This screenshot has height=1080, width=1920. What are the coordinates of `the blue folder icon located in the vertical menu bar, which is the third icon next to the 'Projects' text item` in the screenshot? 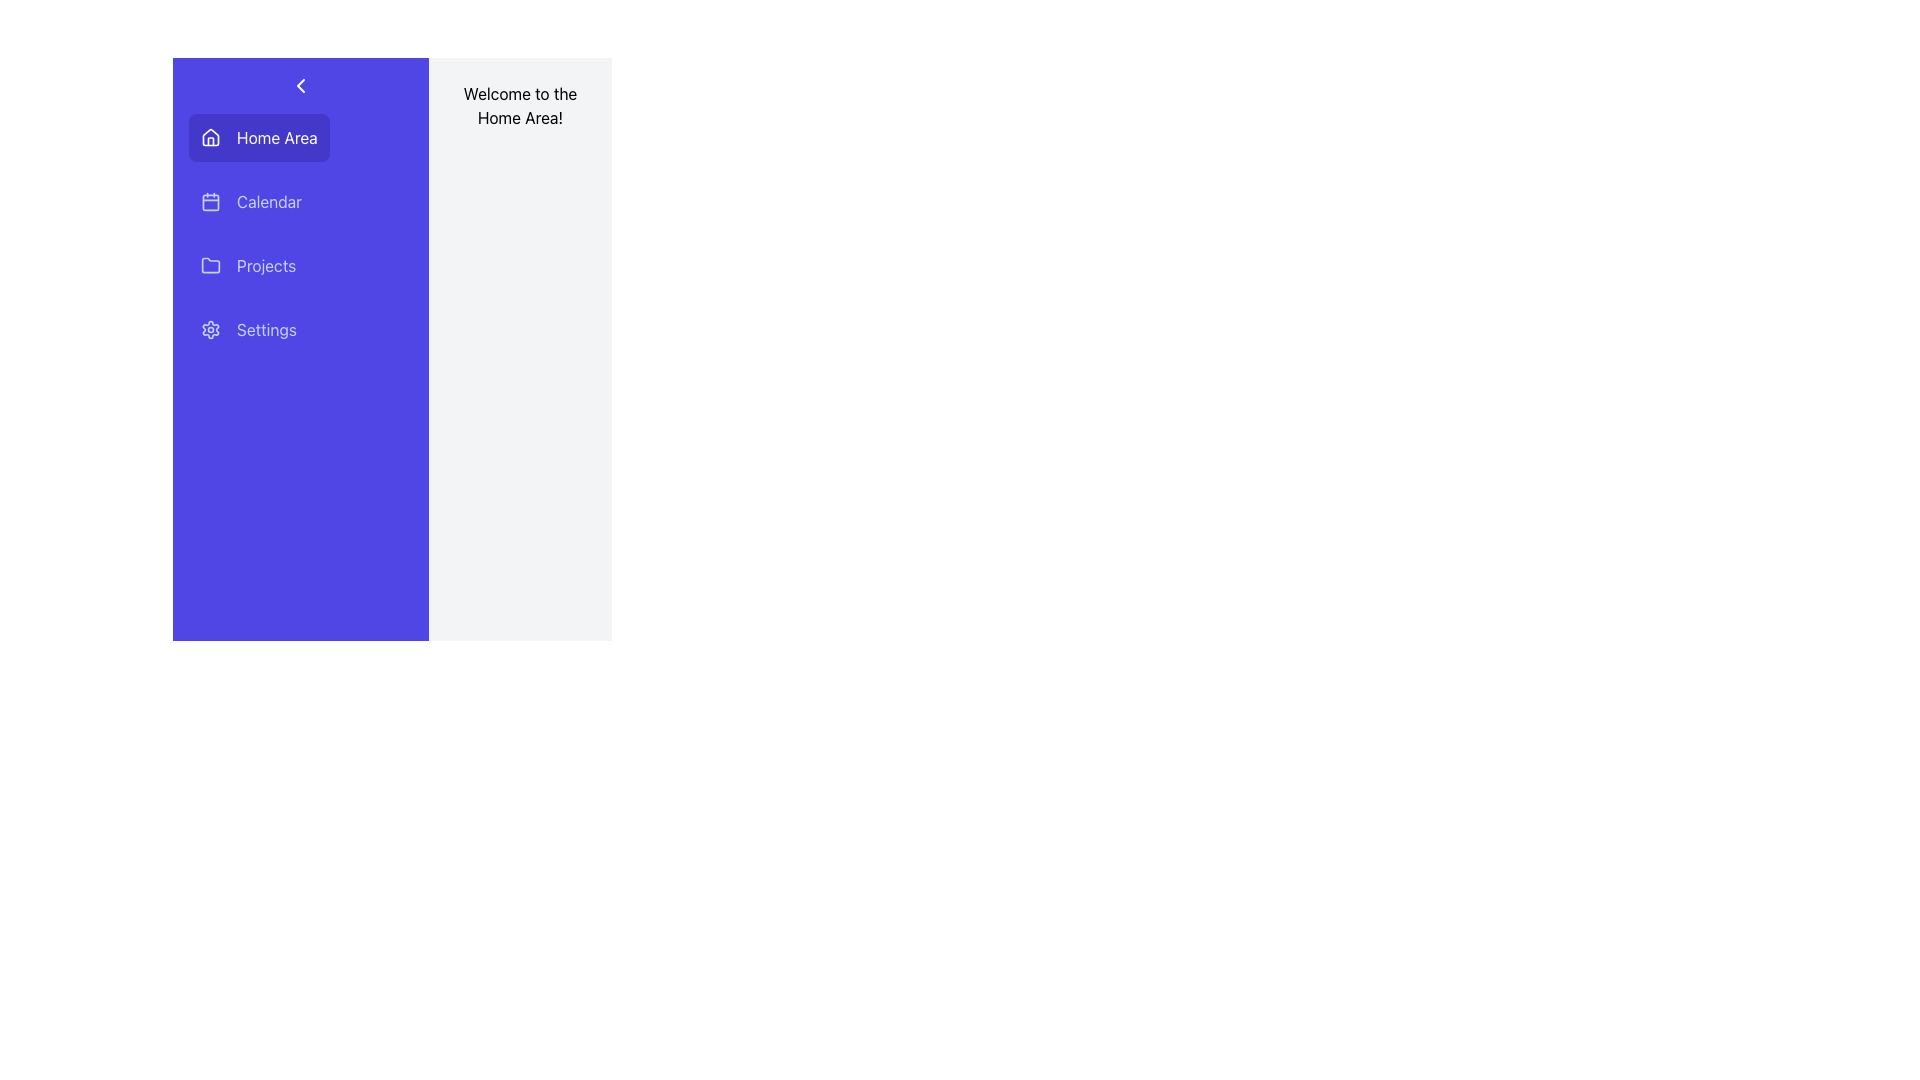 It's located at (211, 264).